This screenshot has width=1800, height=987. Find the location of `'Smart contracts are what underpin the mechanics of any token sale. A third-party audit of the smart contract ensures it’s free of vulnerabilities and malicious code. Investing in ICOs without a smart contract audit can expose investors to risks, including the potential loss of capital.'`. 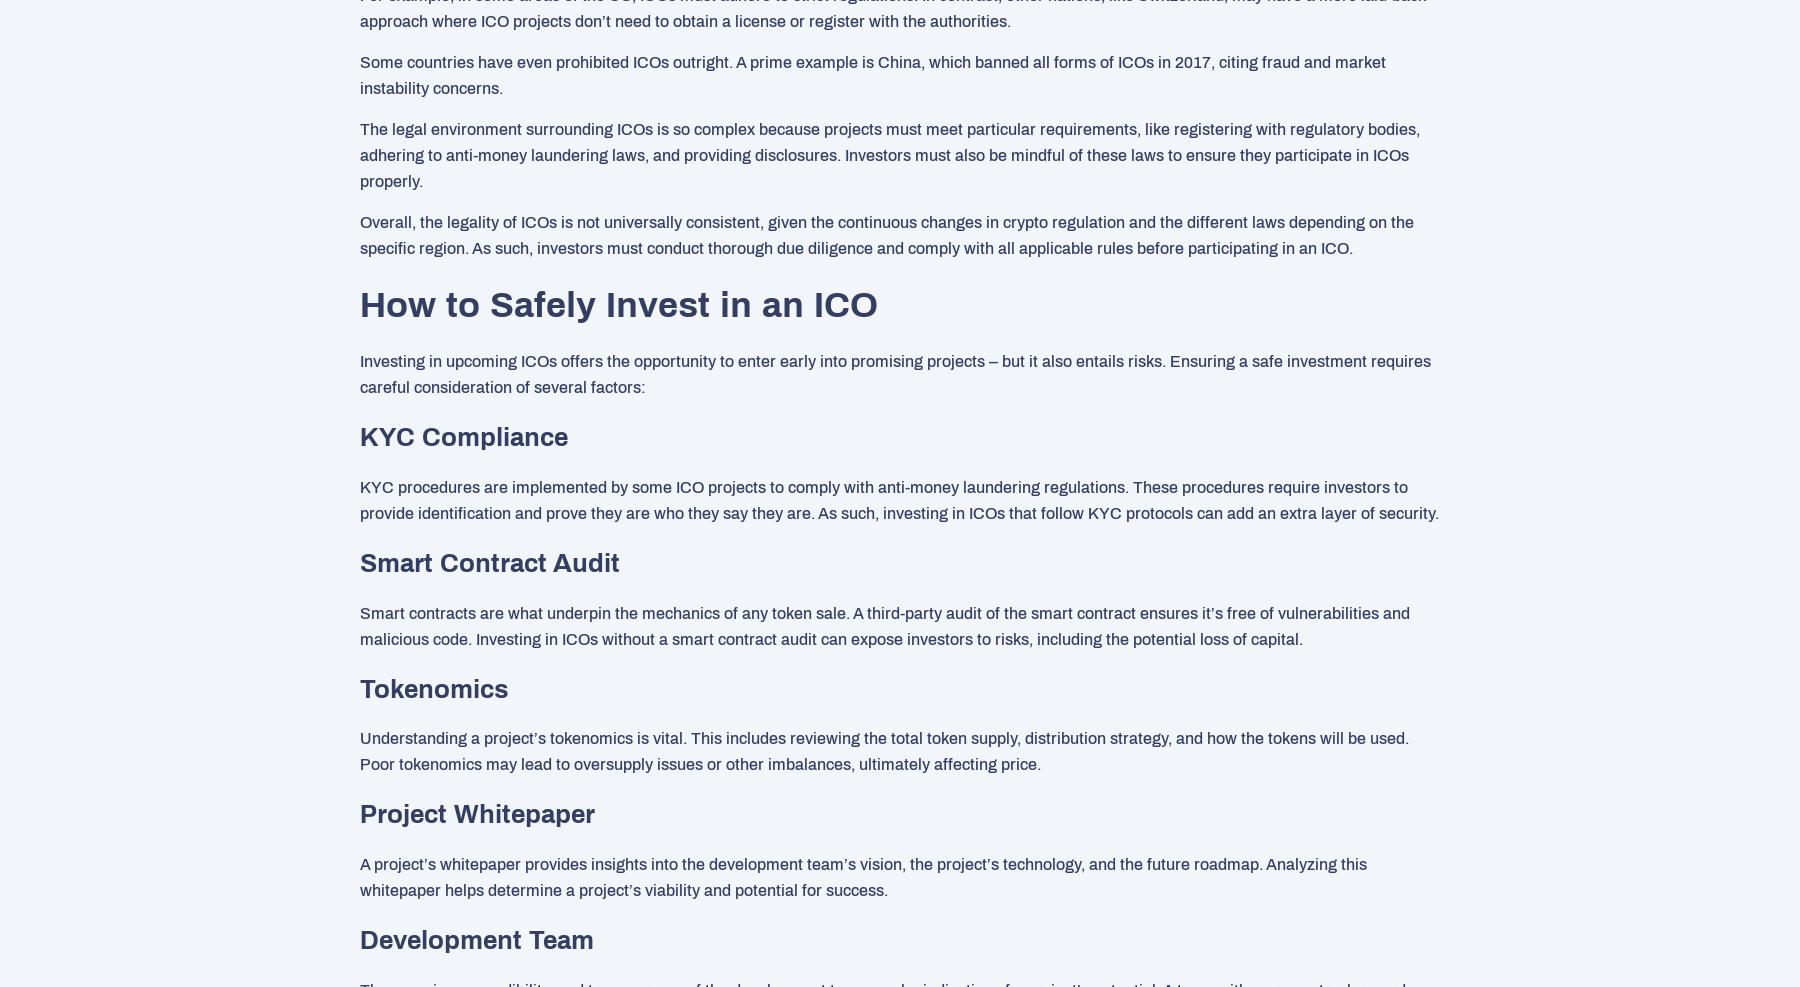

'Smart contracts are what underpin the mechanics of any token sale. A third-party audit of the smart contract ensures it’s free of vulnerabilities and malicious code. Investing in ICOs without a smart contract audit can expose investors to risks, including the potential loss of capital.' is located at coordinates (885, 624).